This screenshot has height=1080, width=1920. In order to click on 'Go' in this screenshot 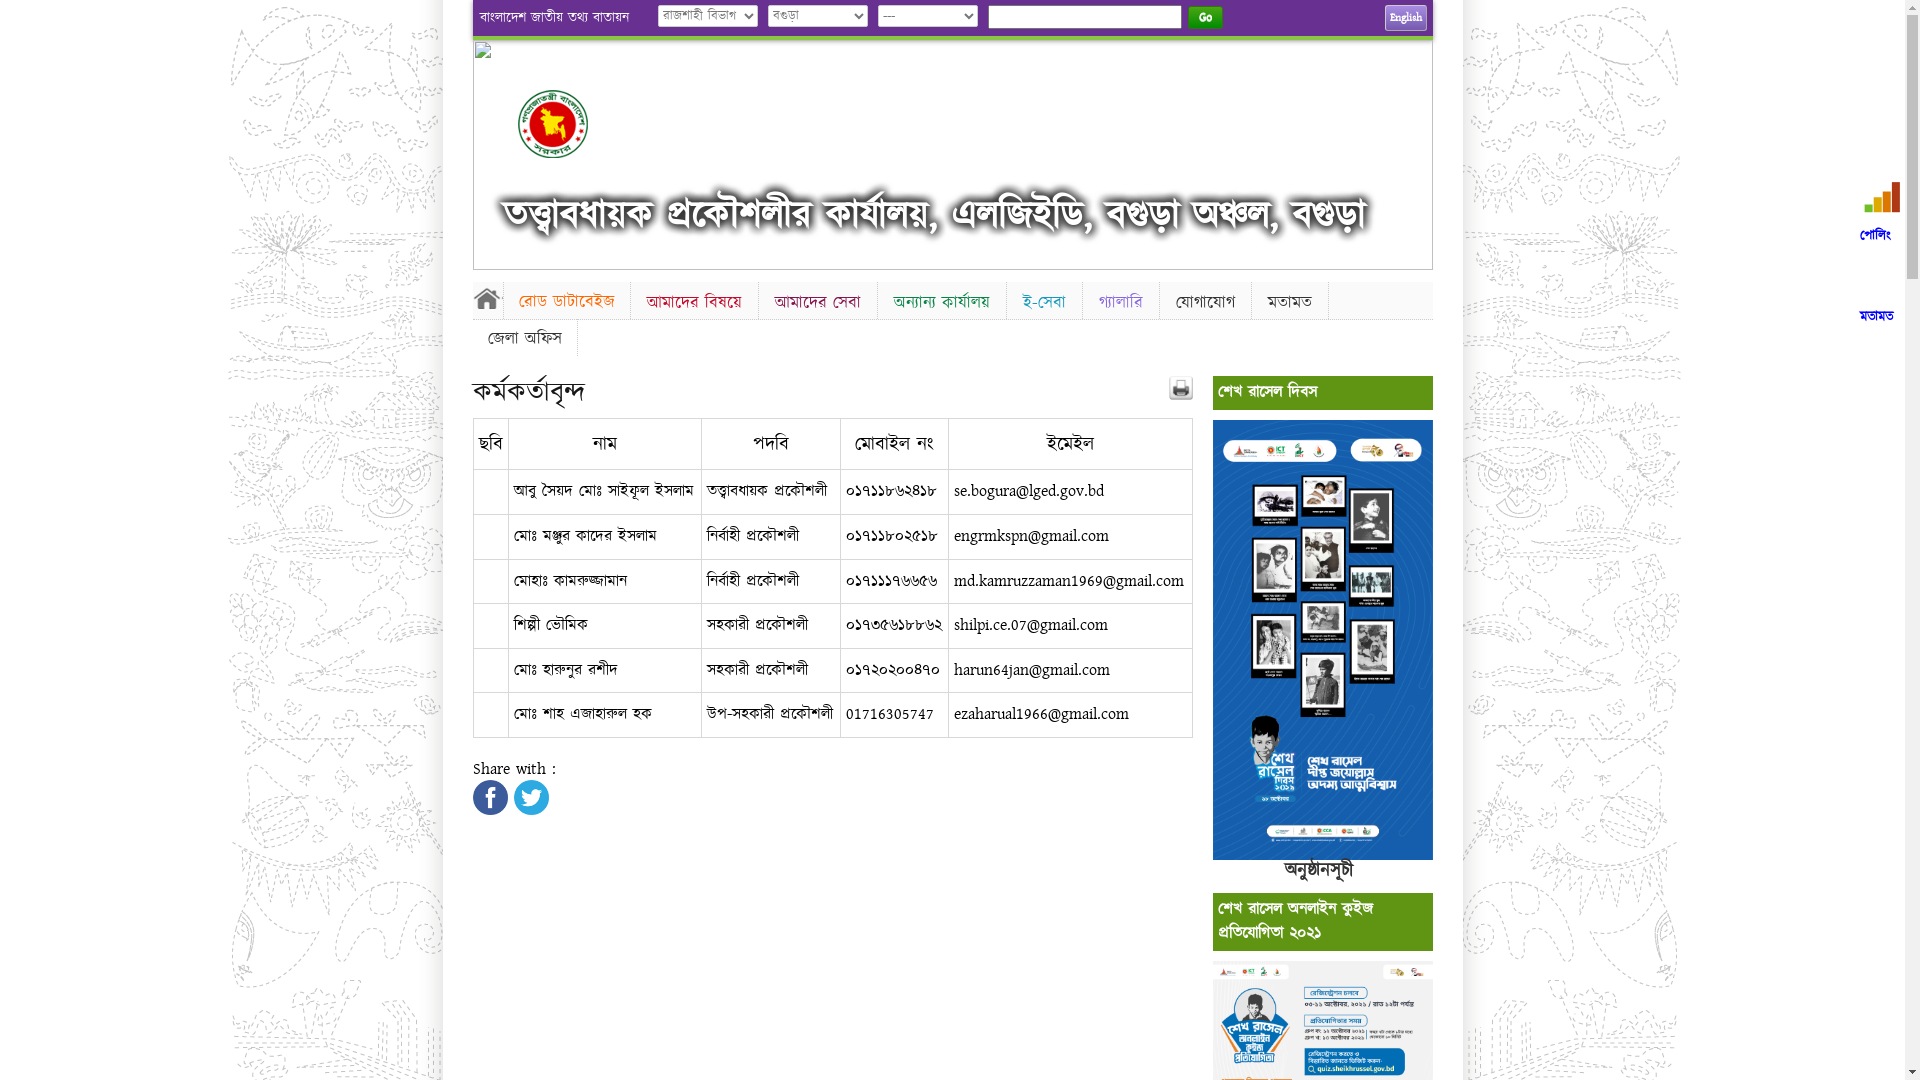, I will do `click(1204, 17)`.